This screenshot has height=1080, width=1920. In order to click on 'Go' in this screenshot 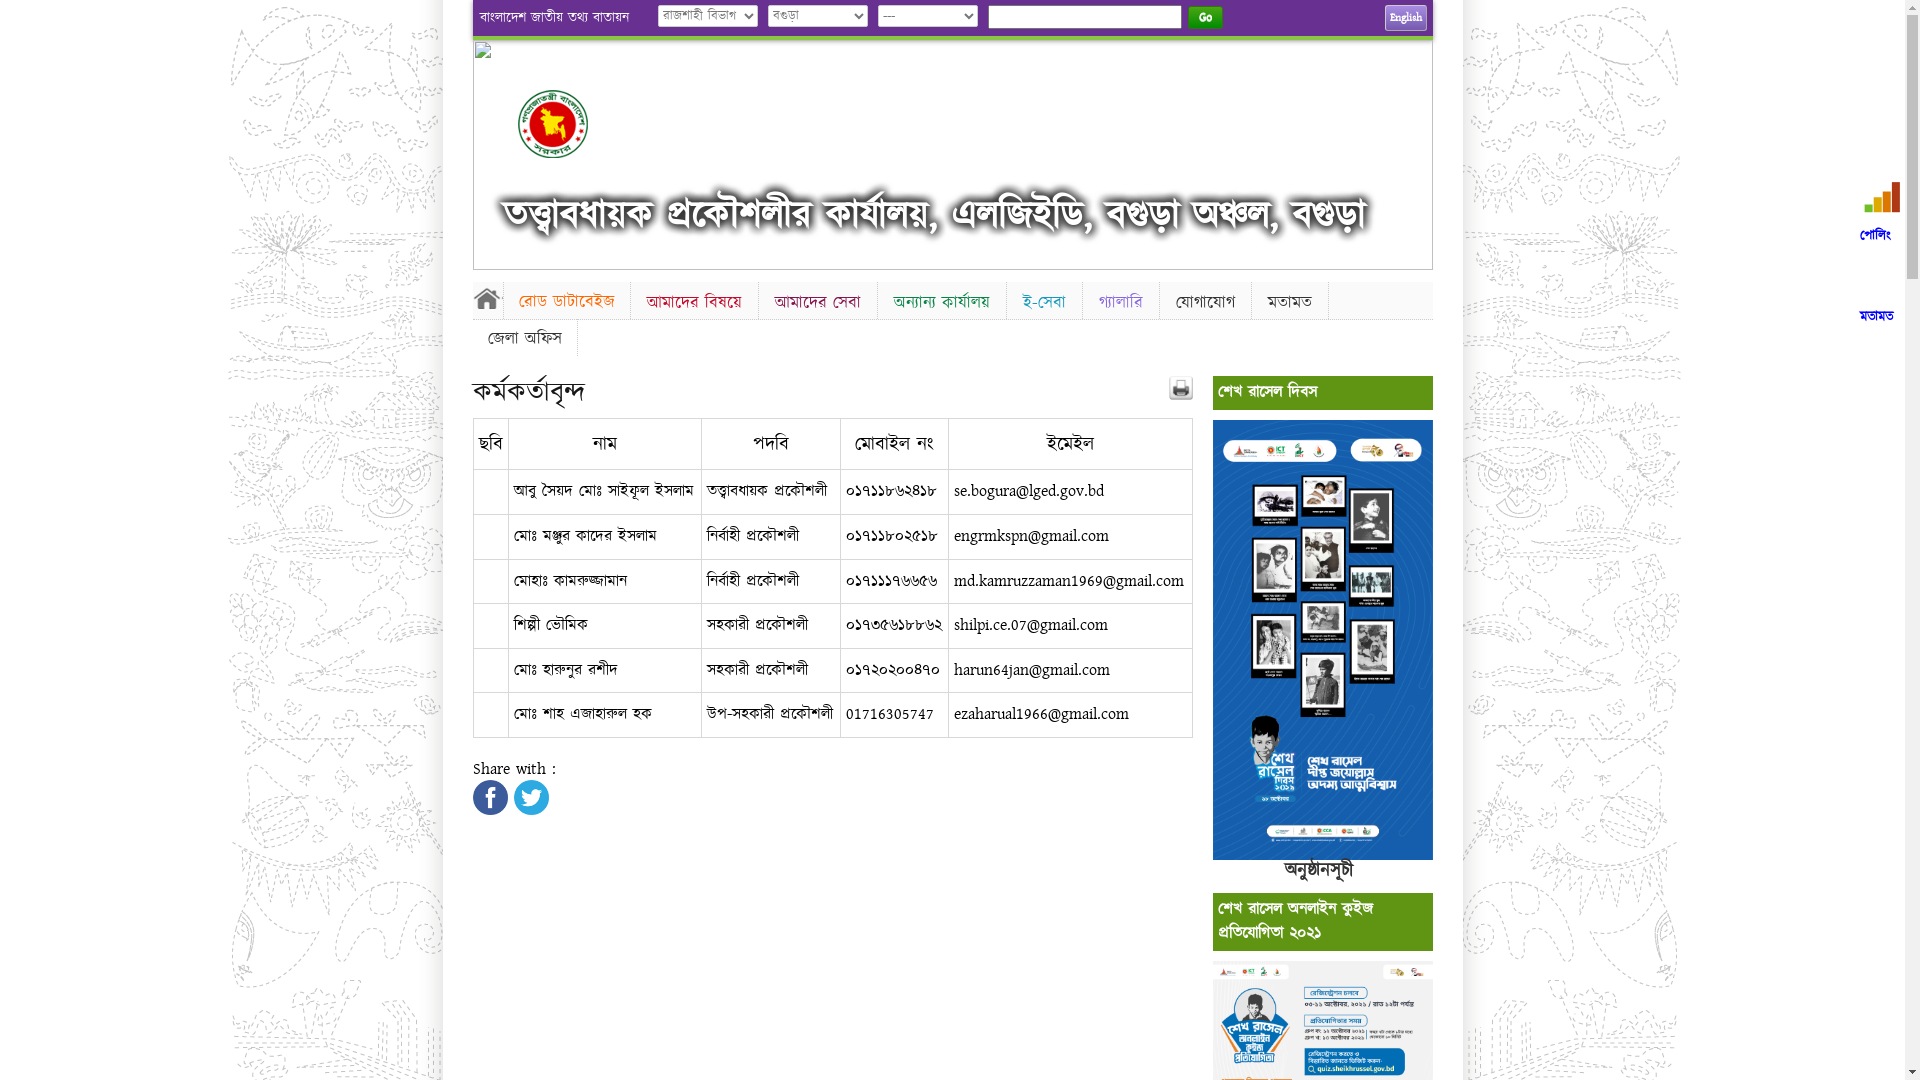, I will do `click(1204, 17)`.